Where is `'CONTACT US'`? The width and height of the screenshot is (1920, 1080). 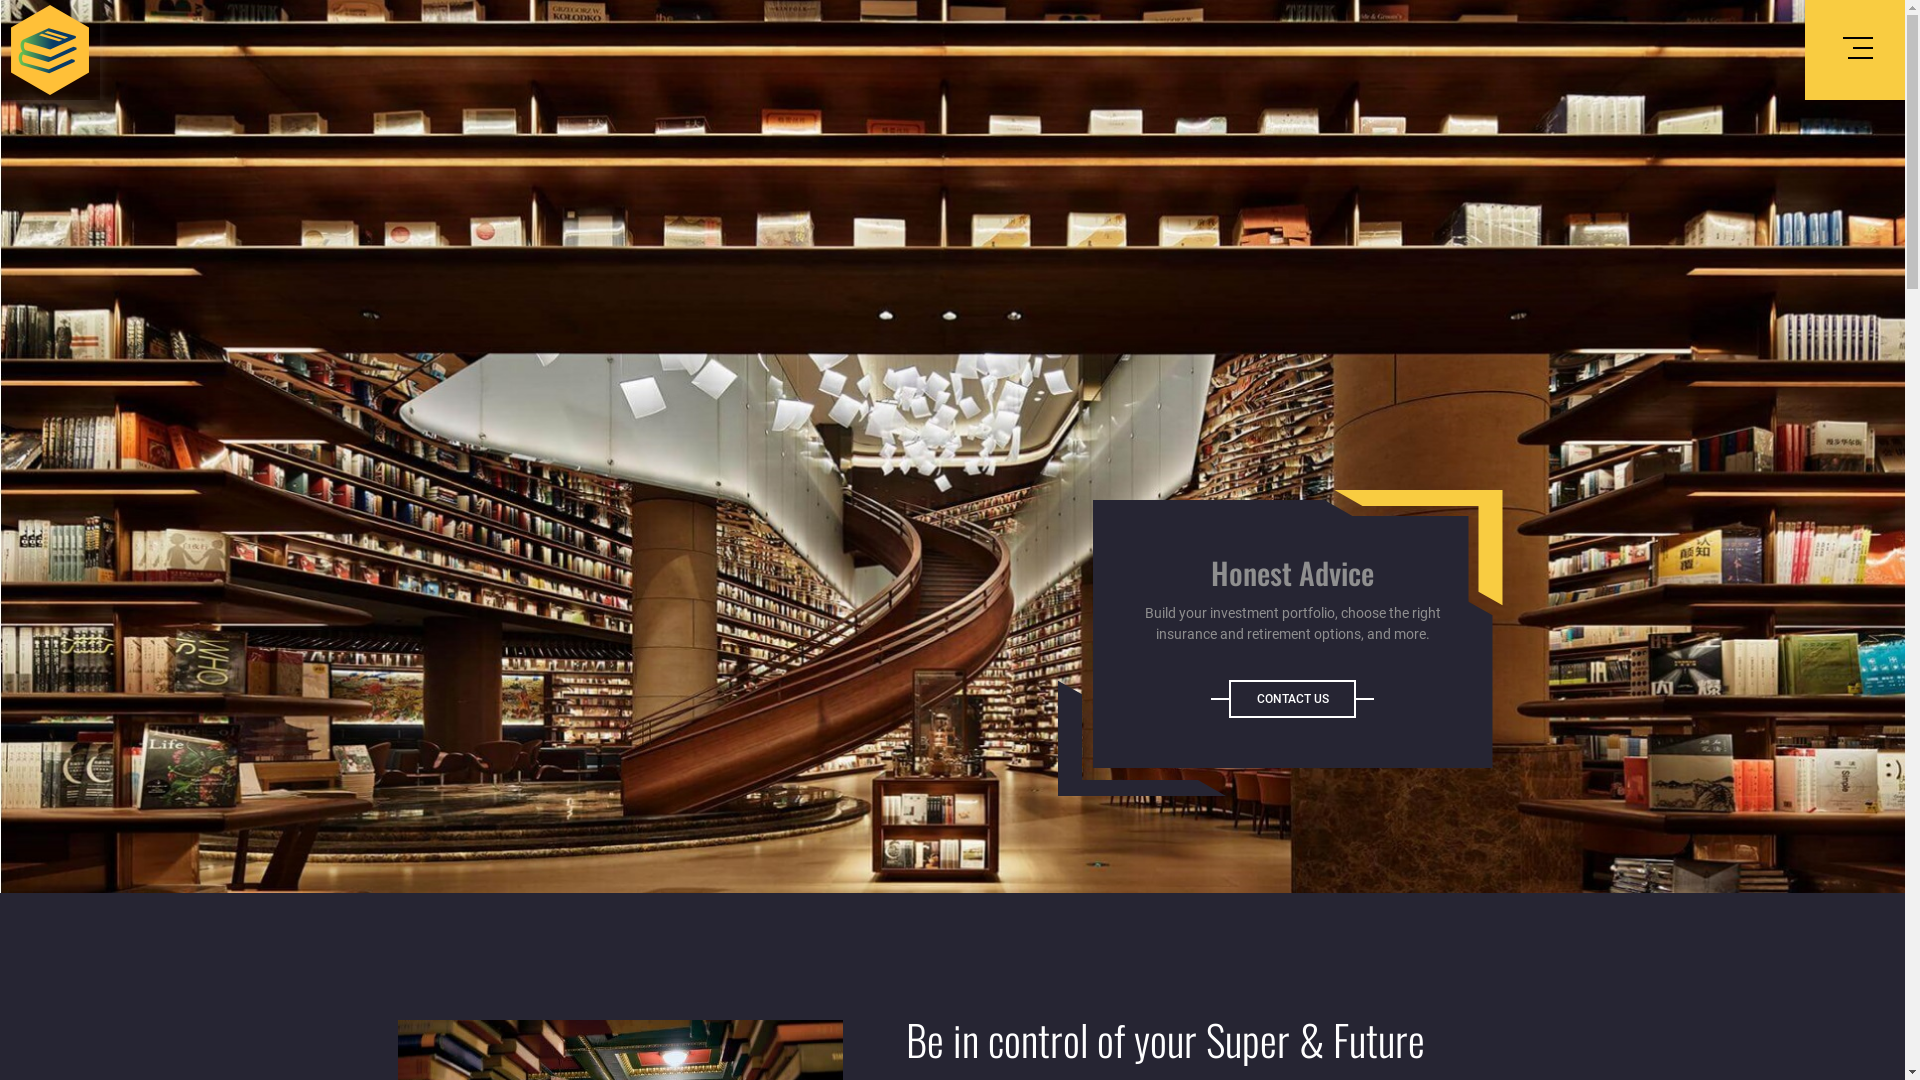
'CONTACT US' is located at coordinates (1292, 697).